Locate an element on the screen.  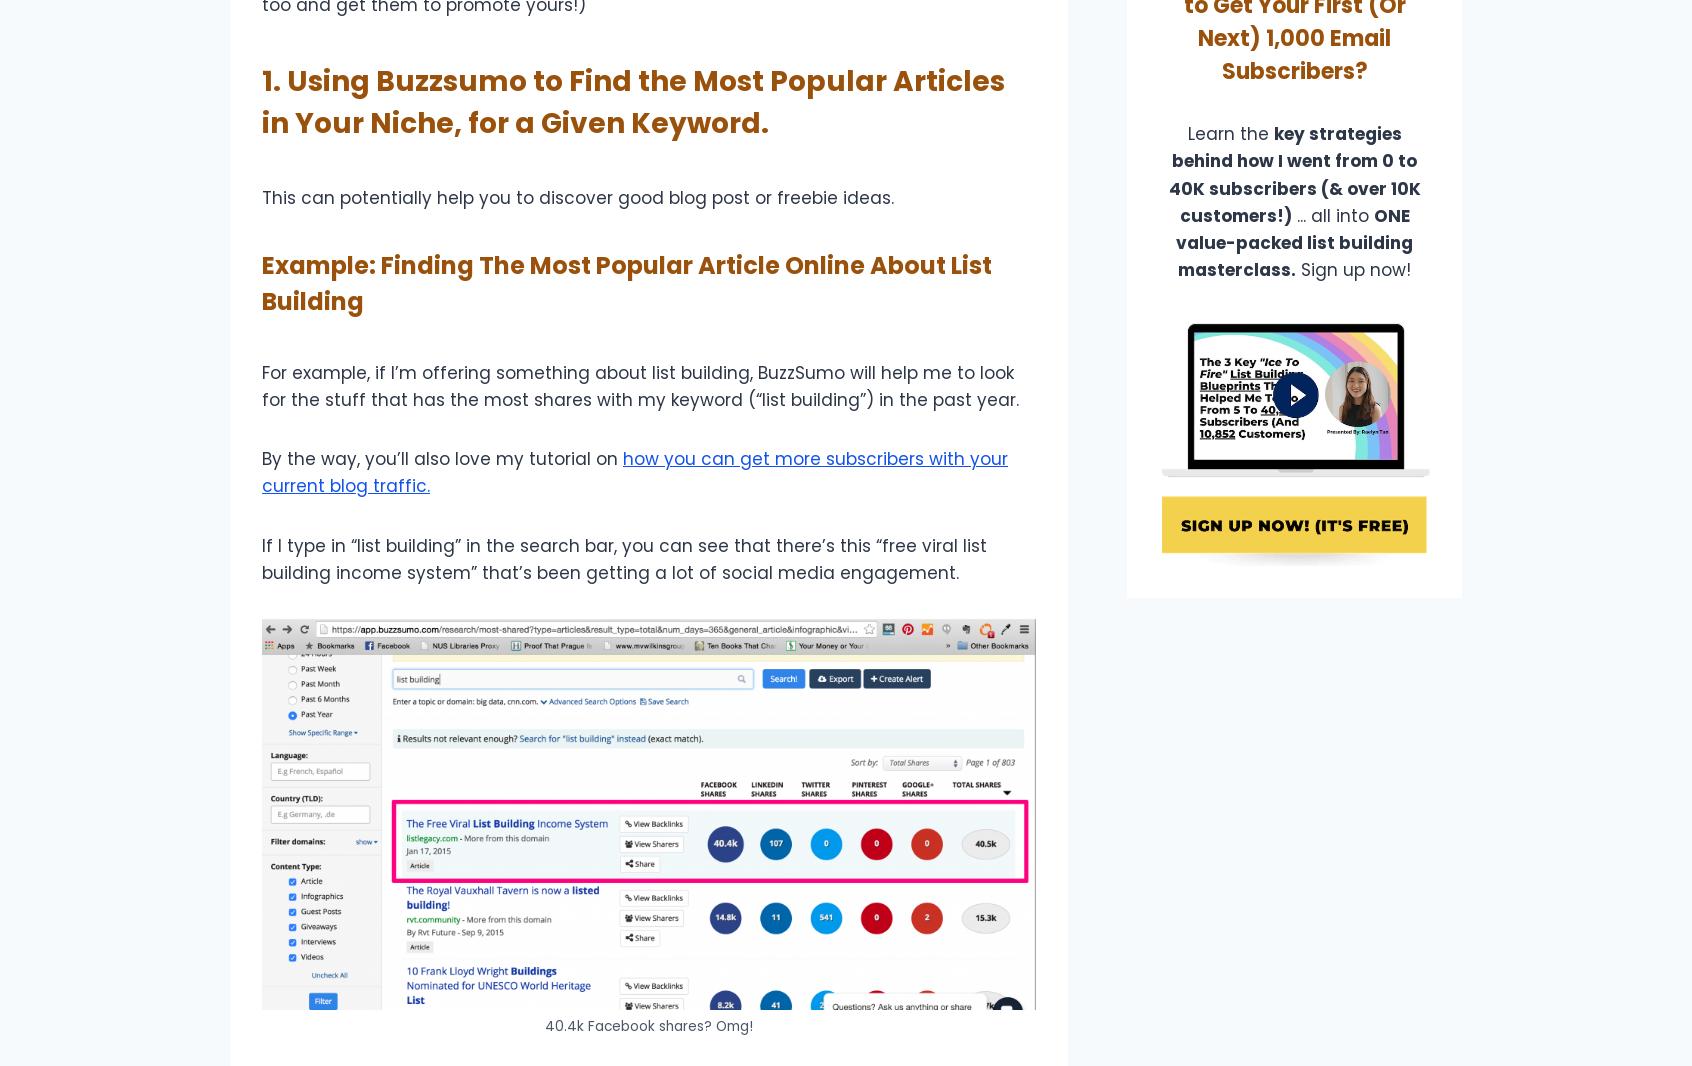
'By the way, you’ll also love my tutorial on' is located at coordinates (441, 459).